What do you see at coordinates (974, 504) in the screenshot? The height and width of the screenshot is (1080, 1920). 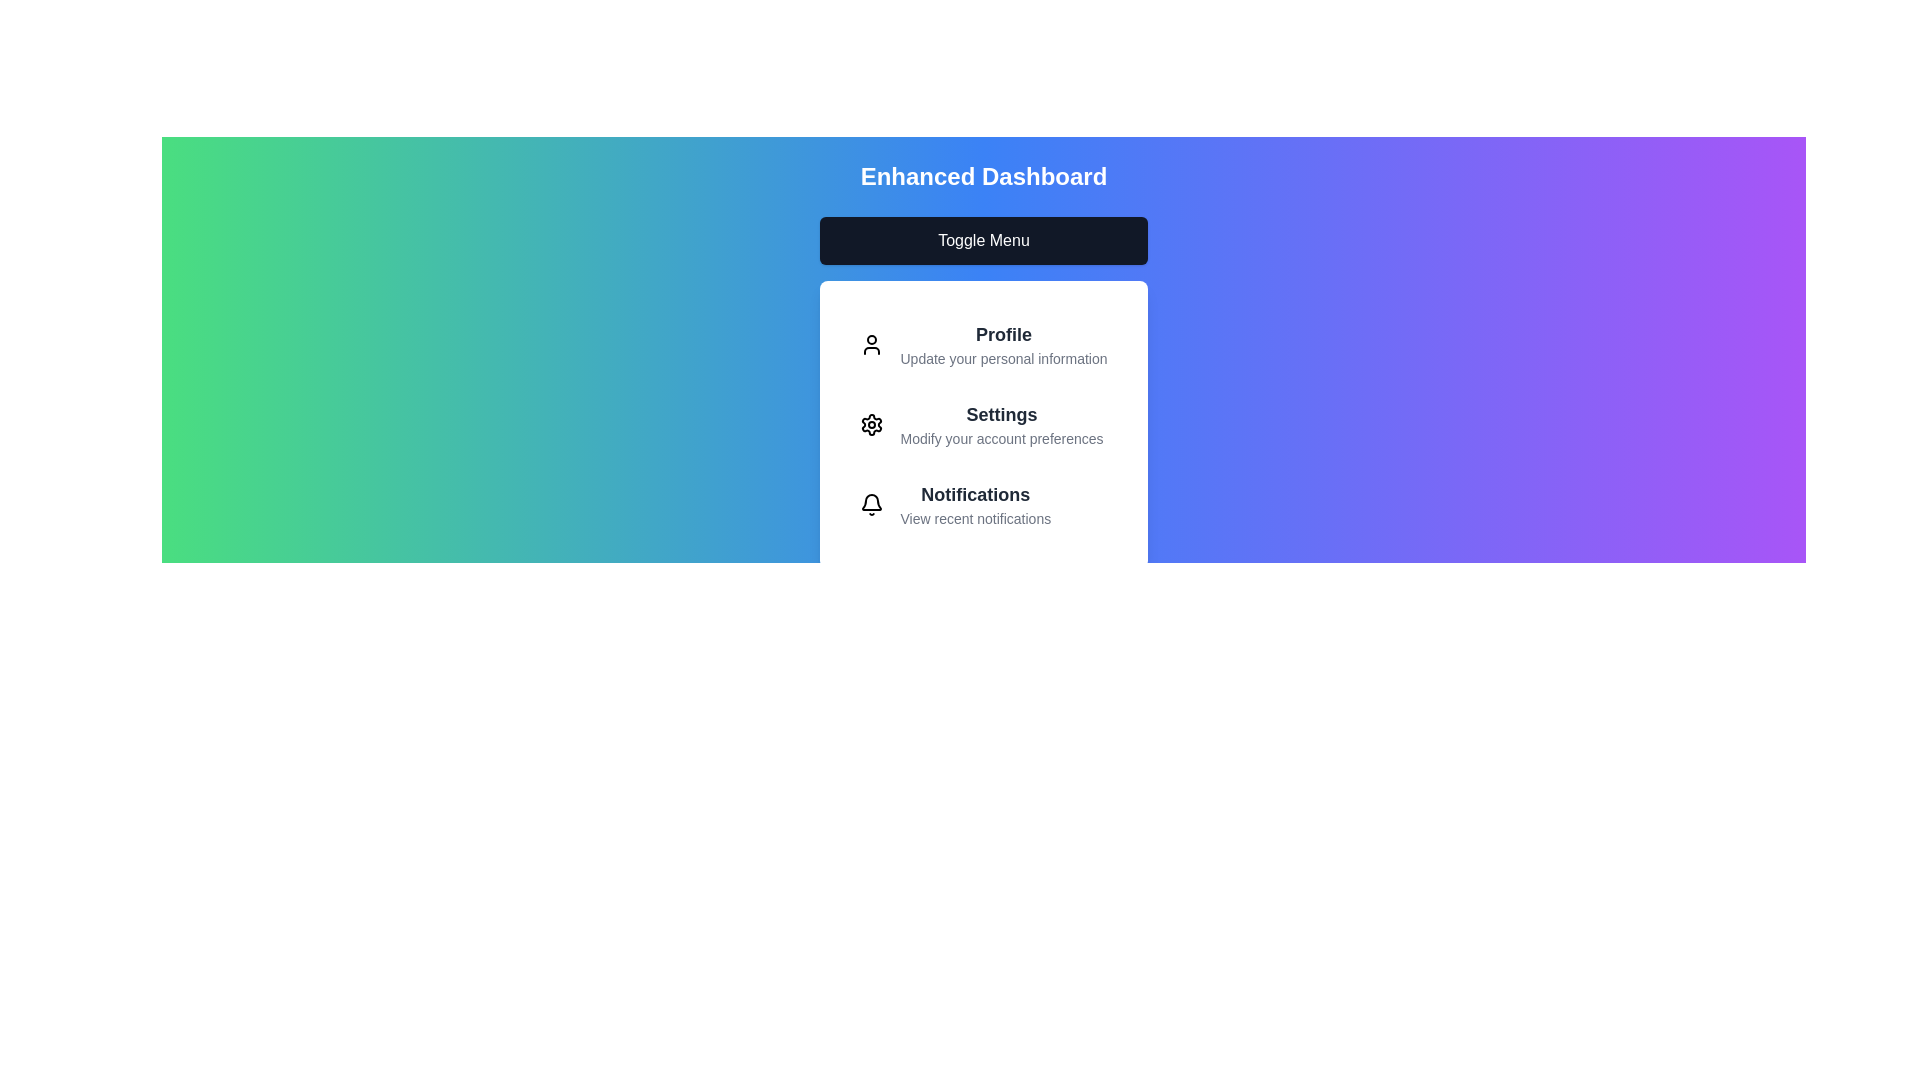 I see `the 'Notifications' menu item to trigger its associated action` at bounding box center [974, 504].